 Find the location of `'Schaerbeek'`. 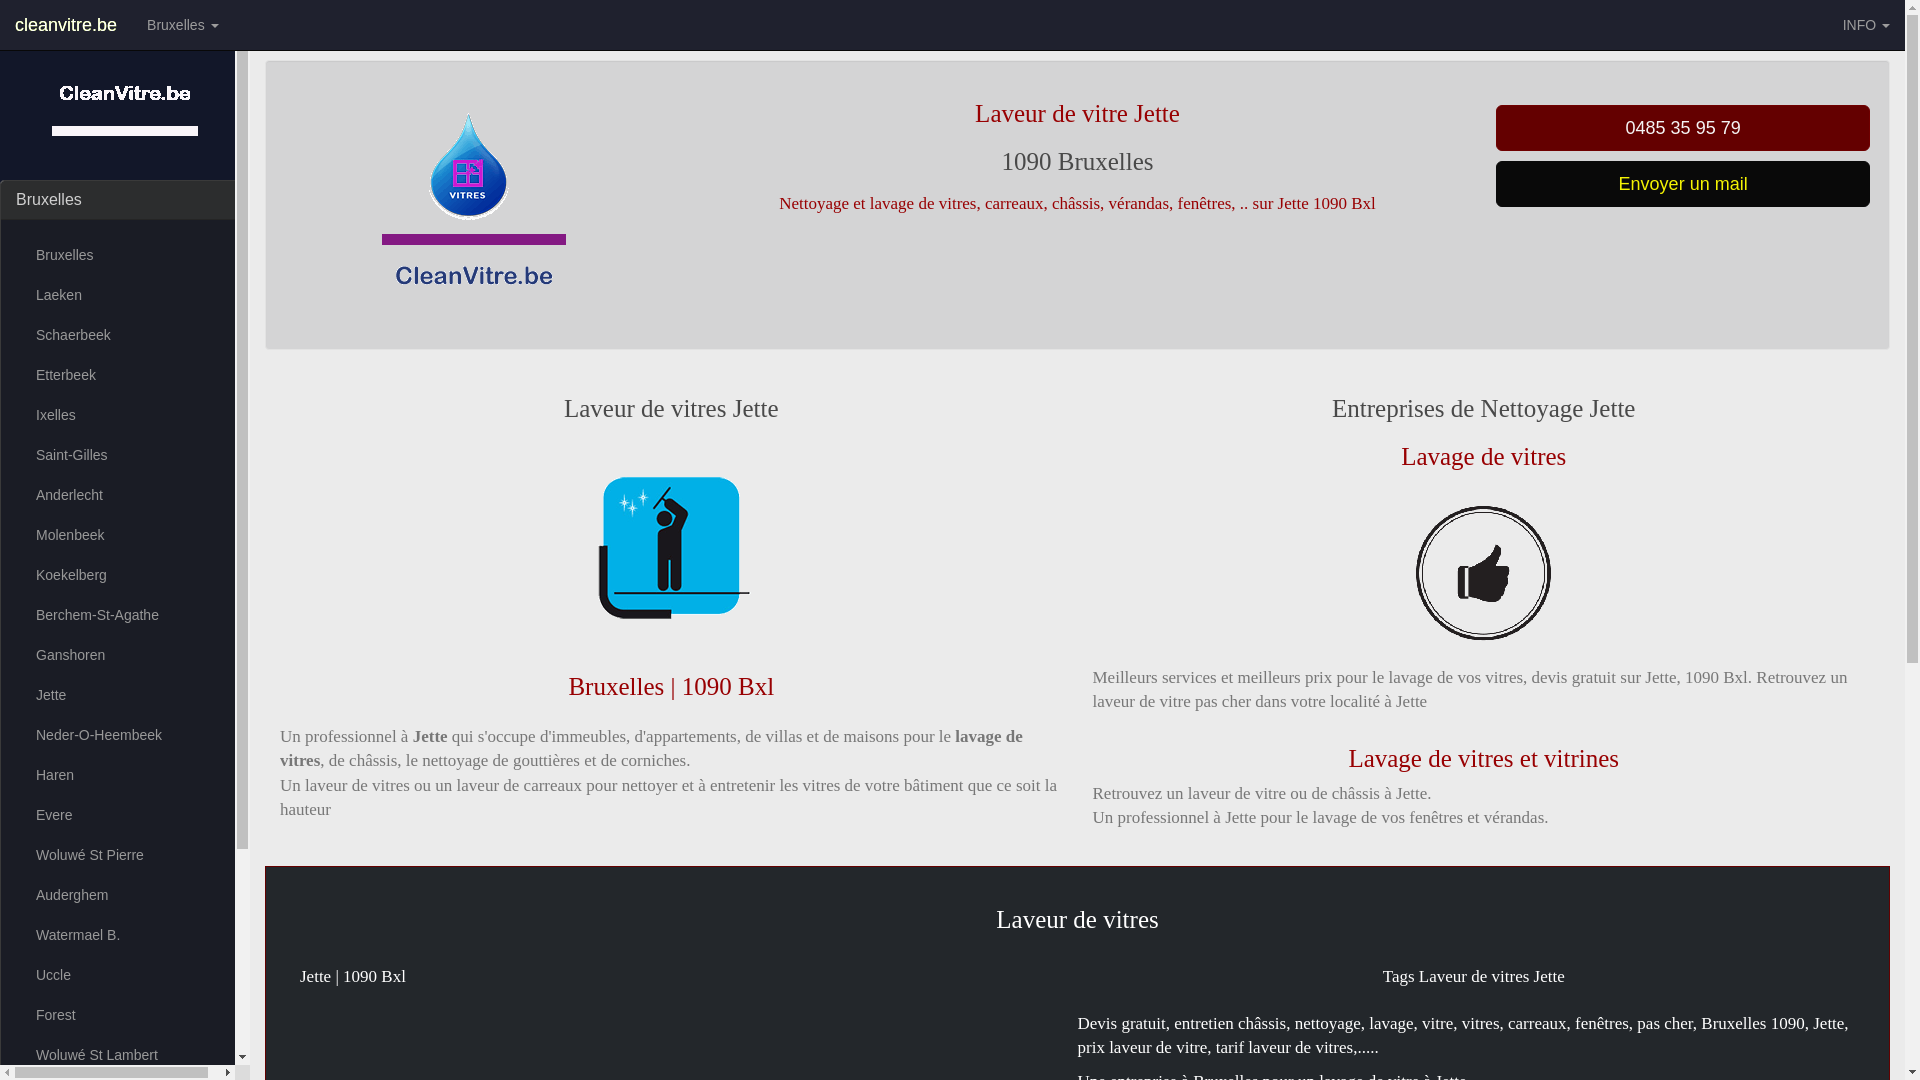

'Schaerbeek' is located at coordinates (15, 334).